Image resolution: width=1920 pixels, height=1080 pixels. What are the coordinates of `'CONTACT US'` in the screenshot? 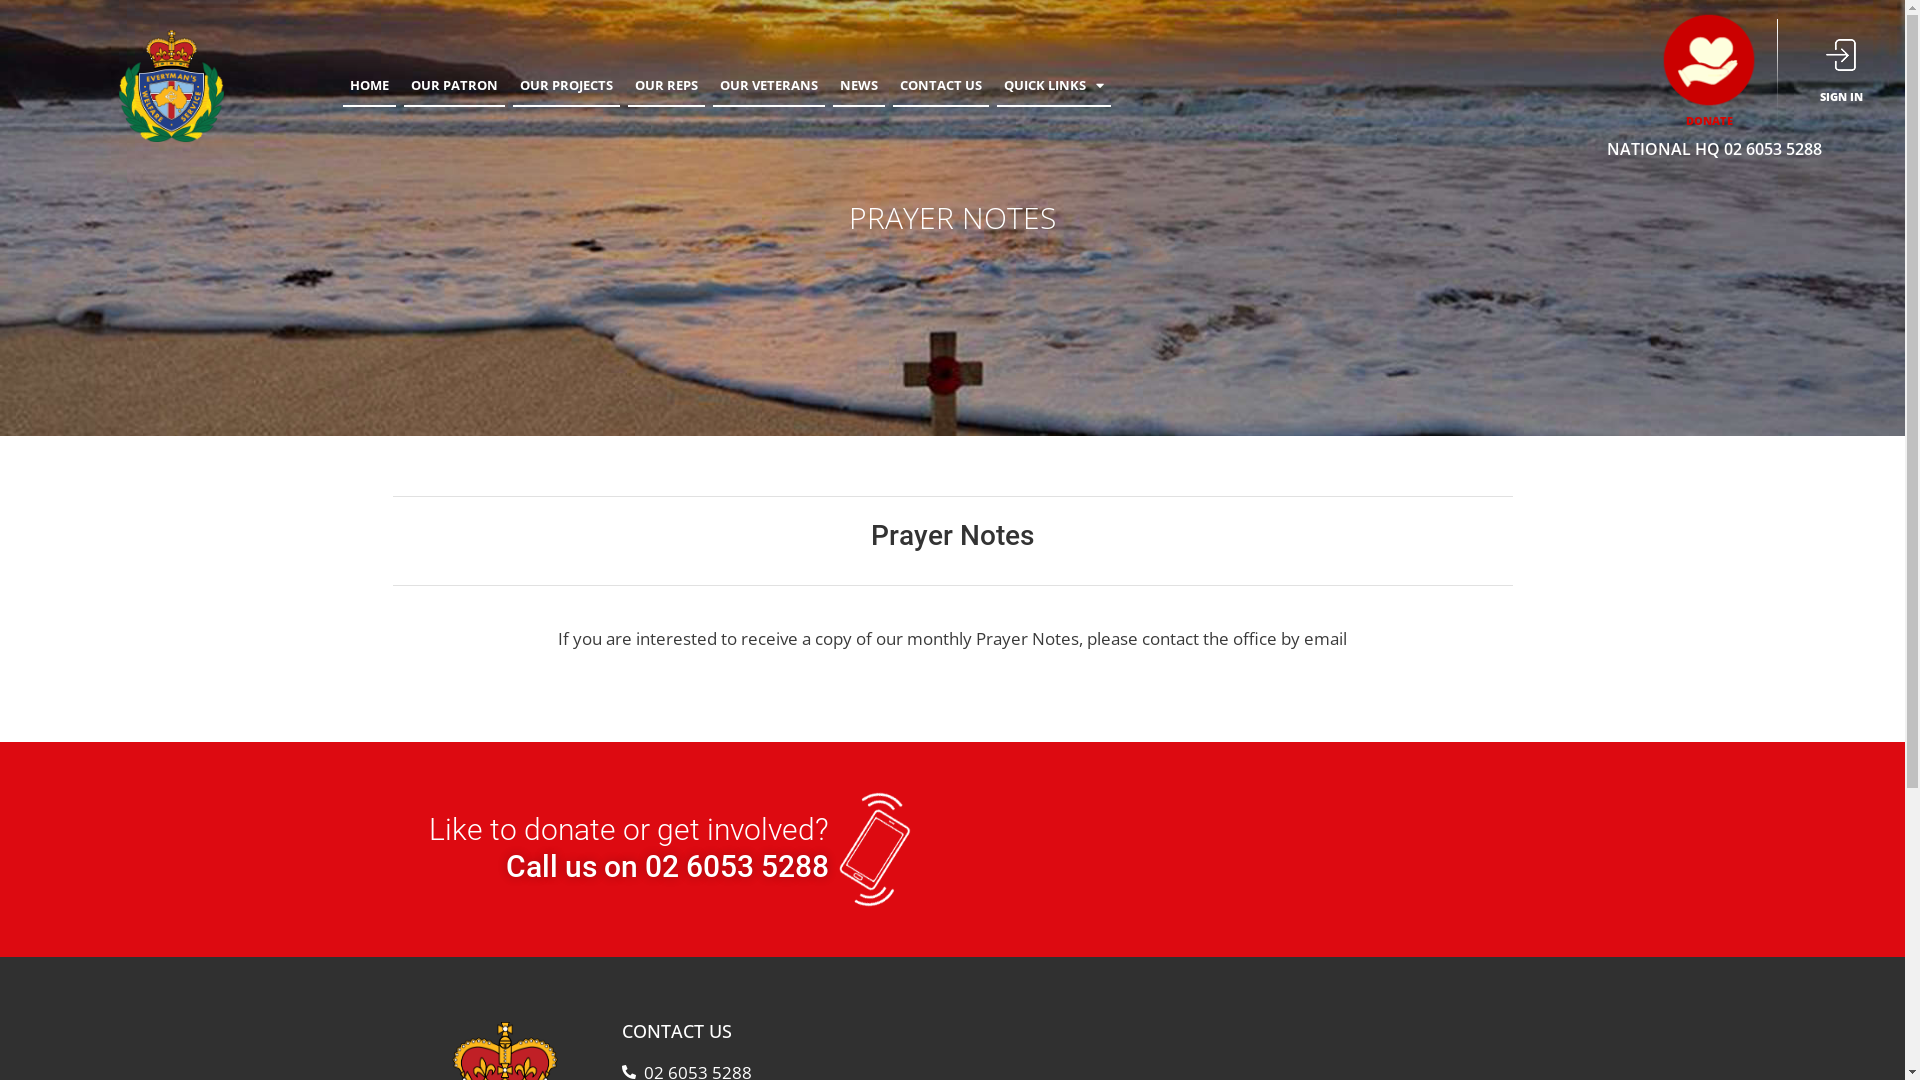 It's located at (891, 84).